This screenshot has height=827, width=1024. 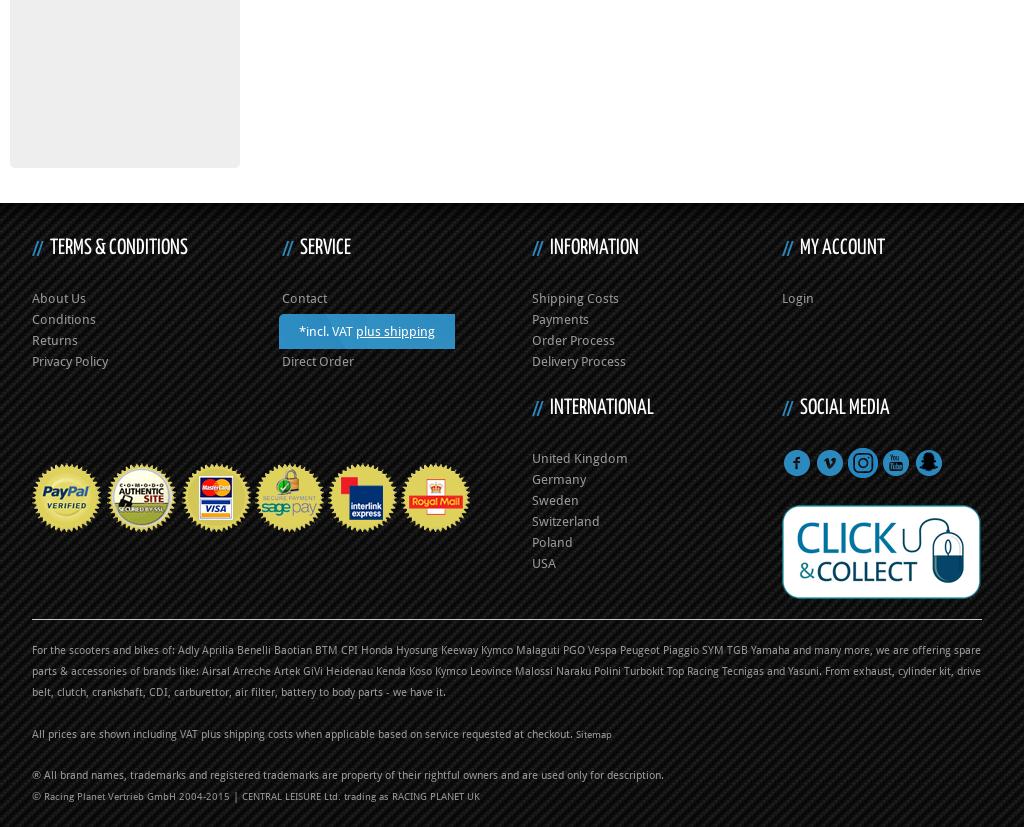 What do you see at coordinates (324, 246) in the screenshot?
I see `'SERVICE'` at bounding box center [324, 246].